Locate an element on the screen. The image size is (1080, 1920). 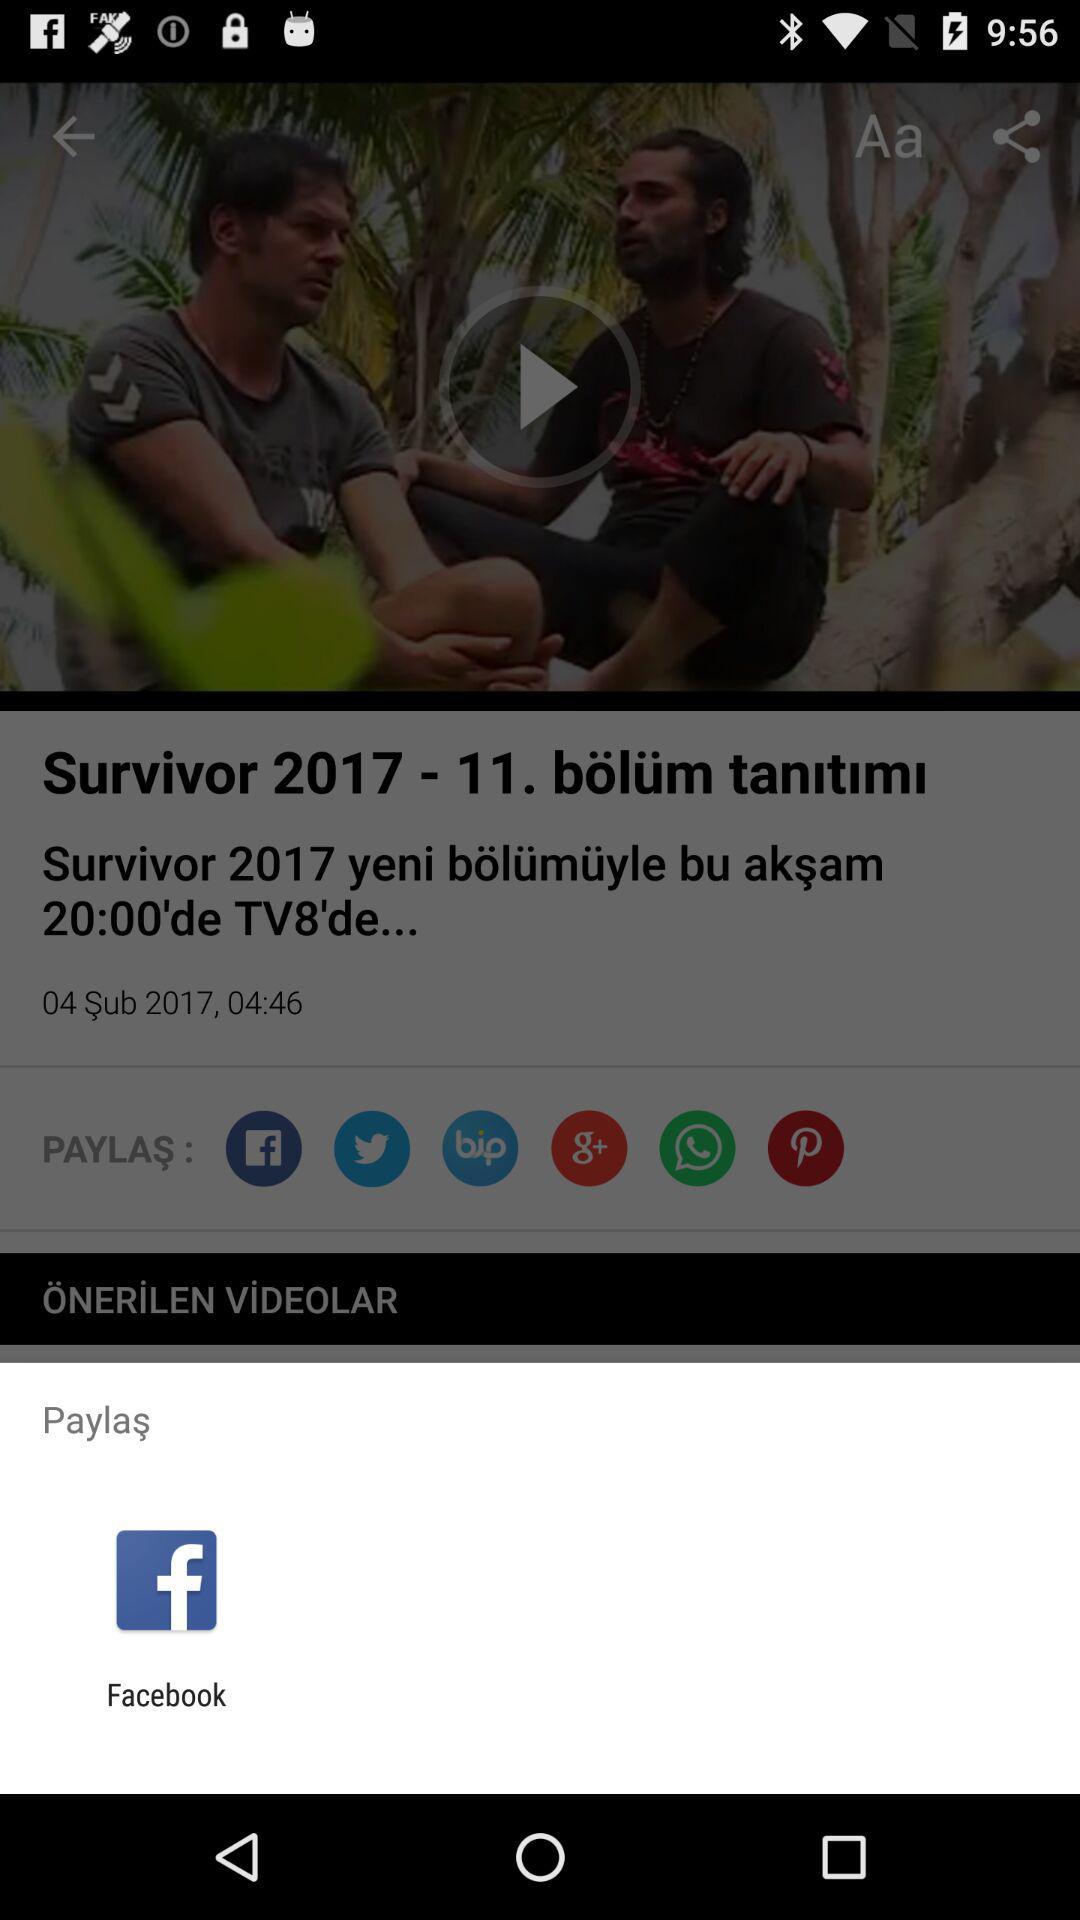
facebook item is located at coordinates (165, 1711).